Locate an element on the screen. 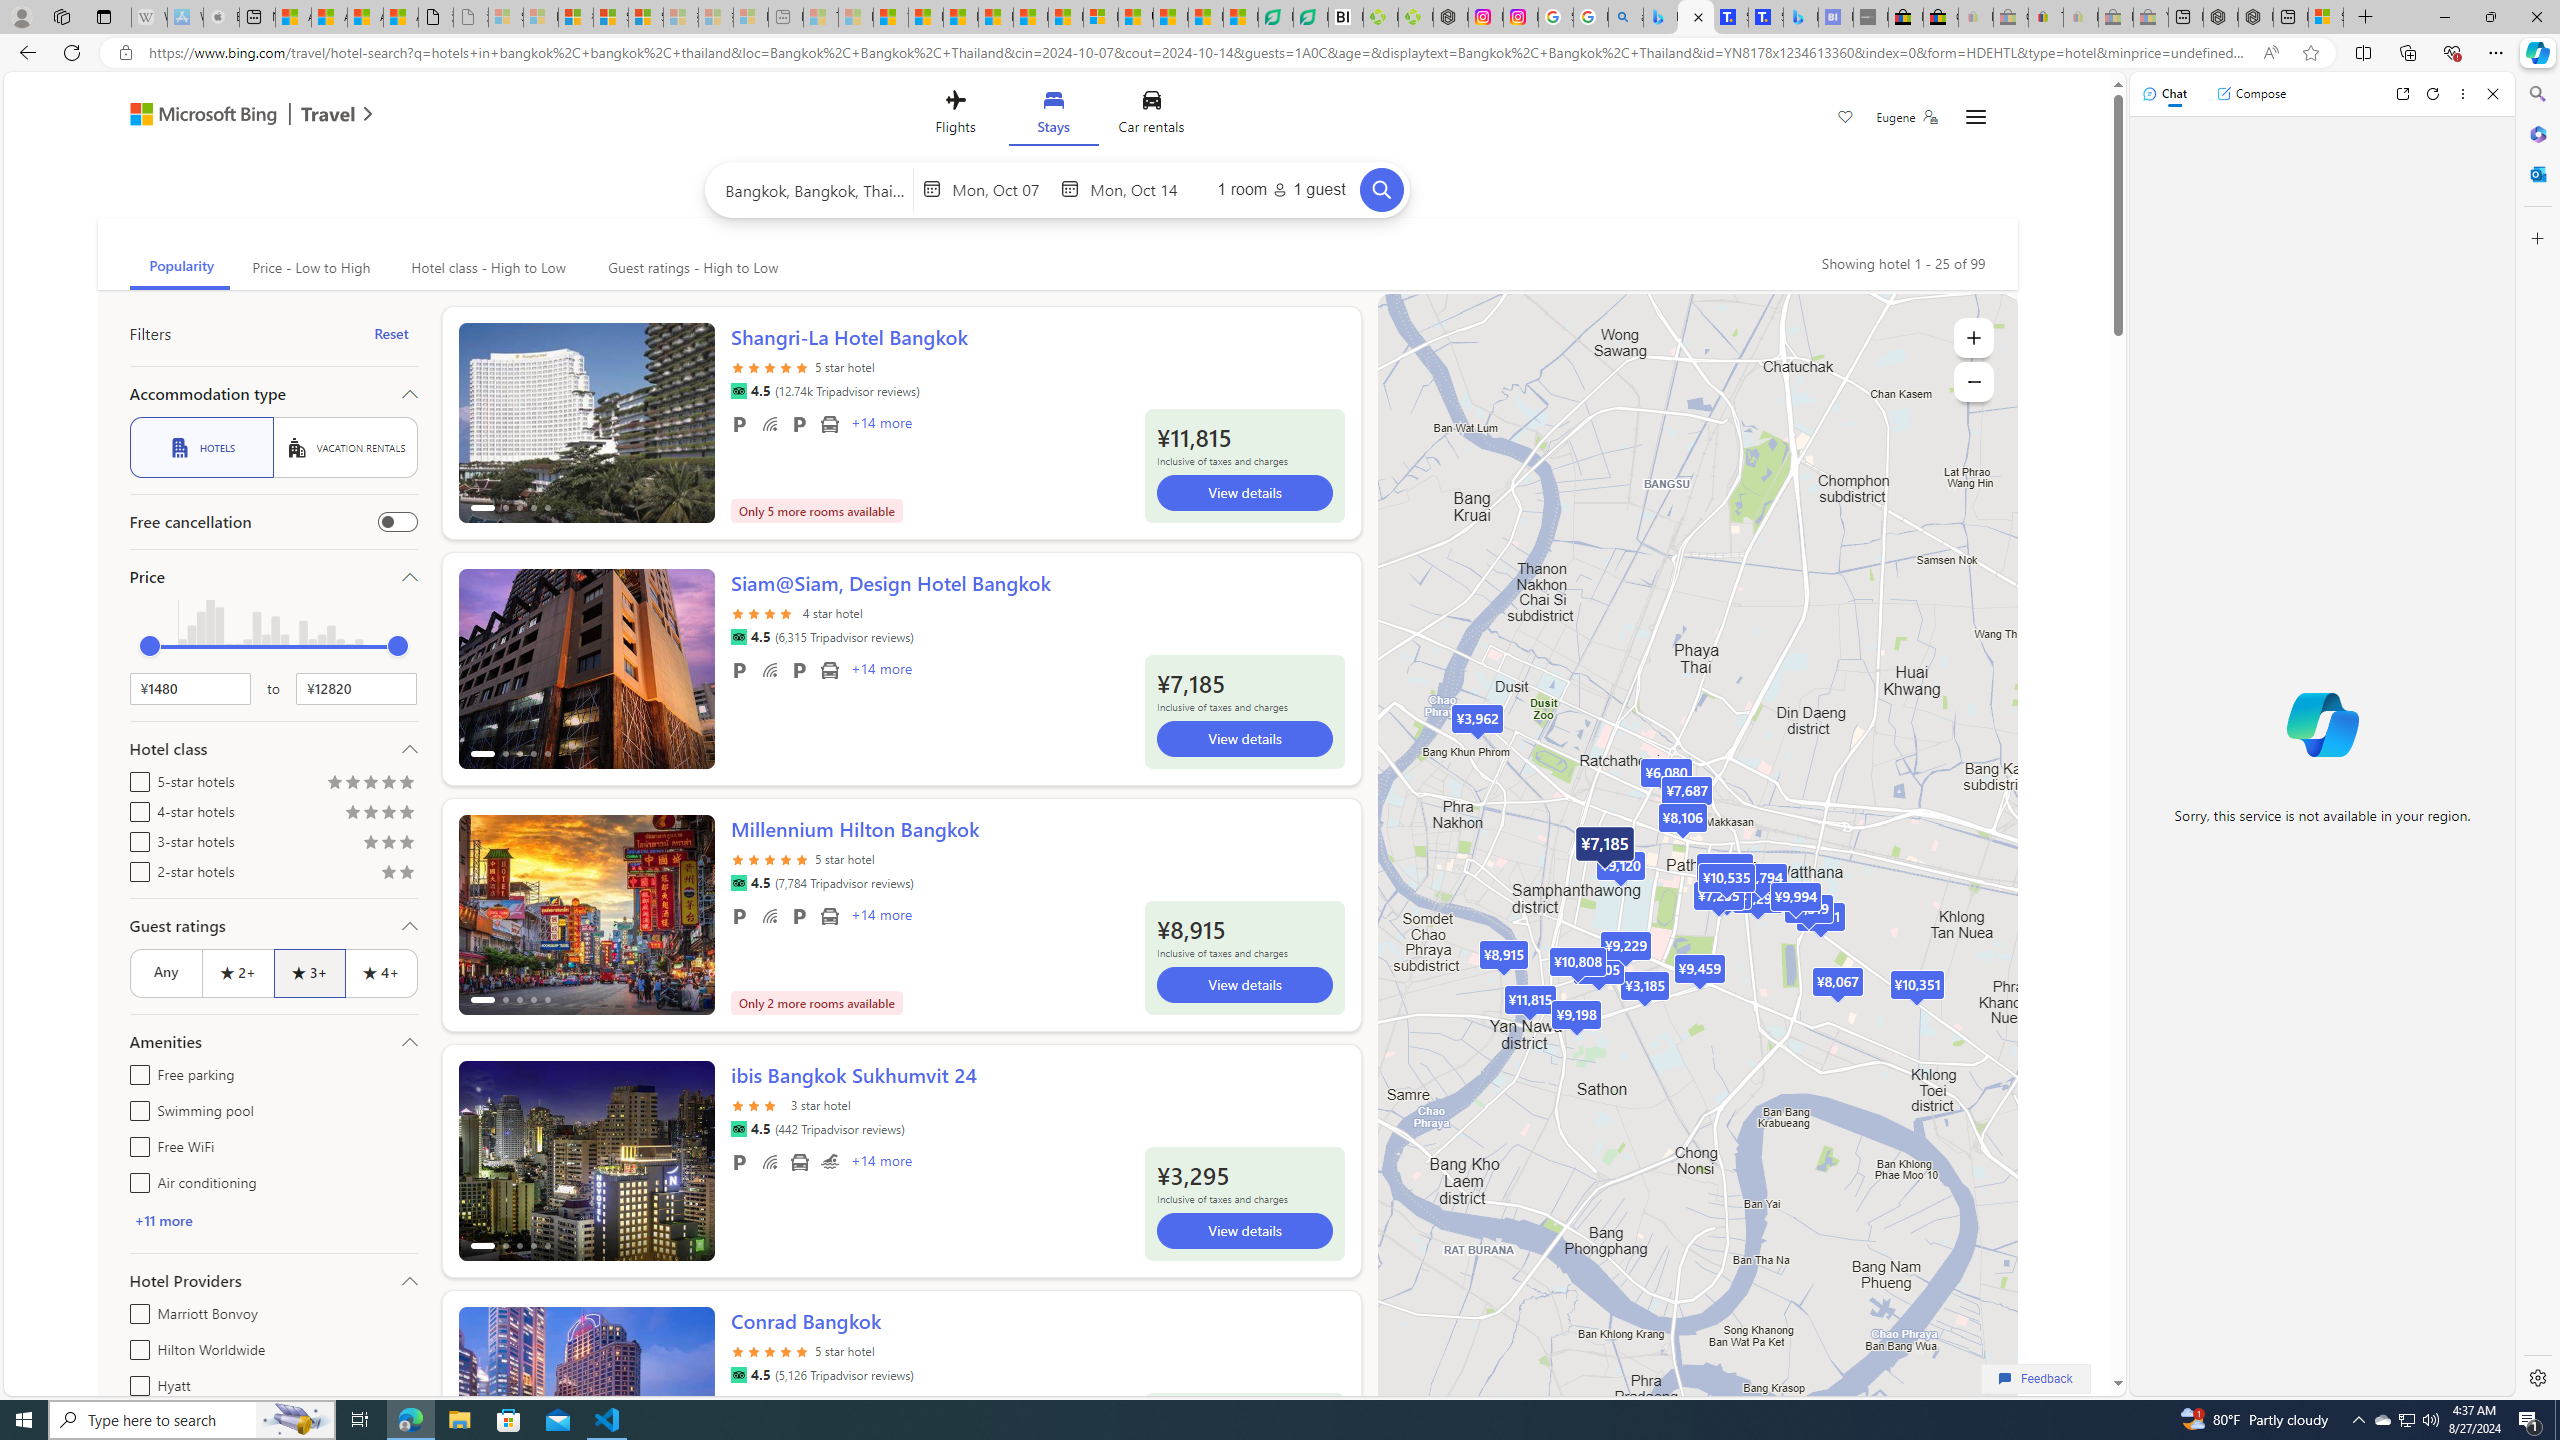 The width and height of the screenshot is (2560, 1440). 'Any' is located at coordinates (164, 972).